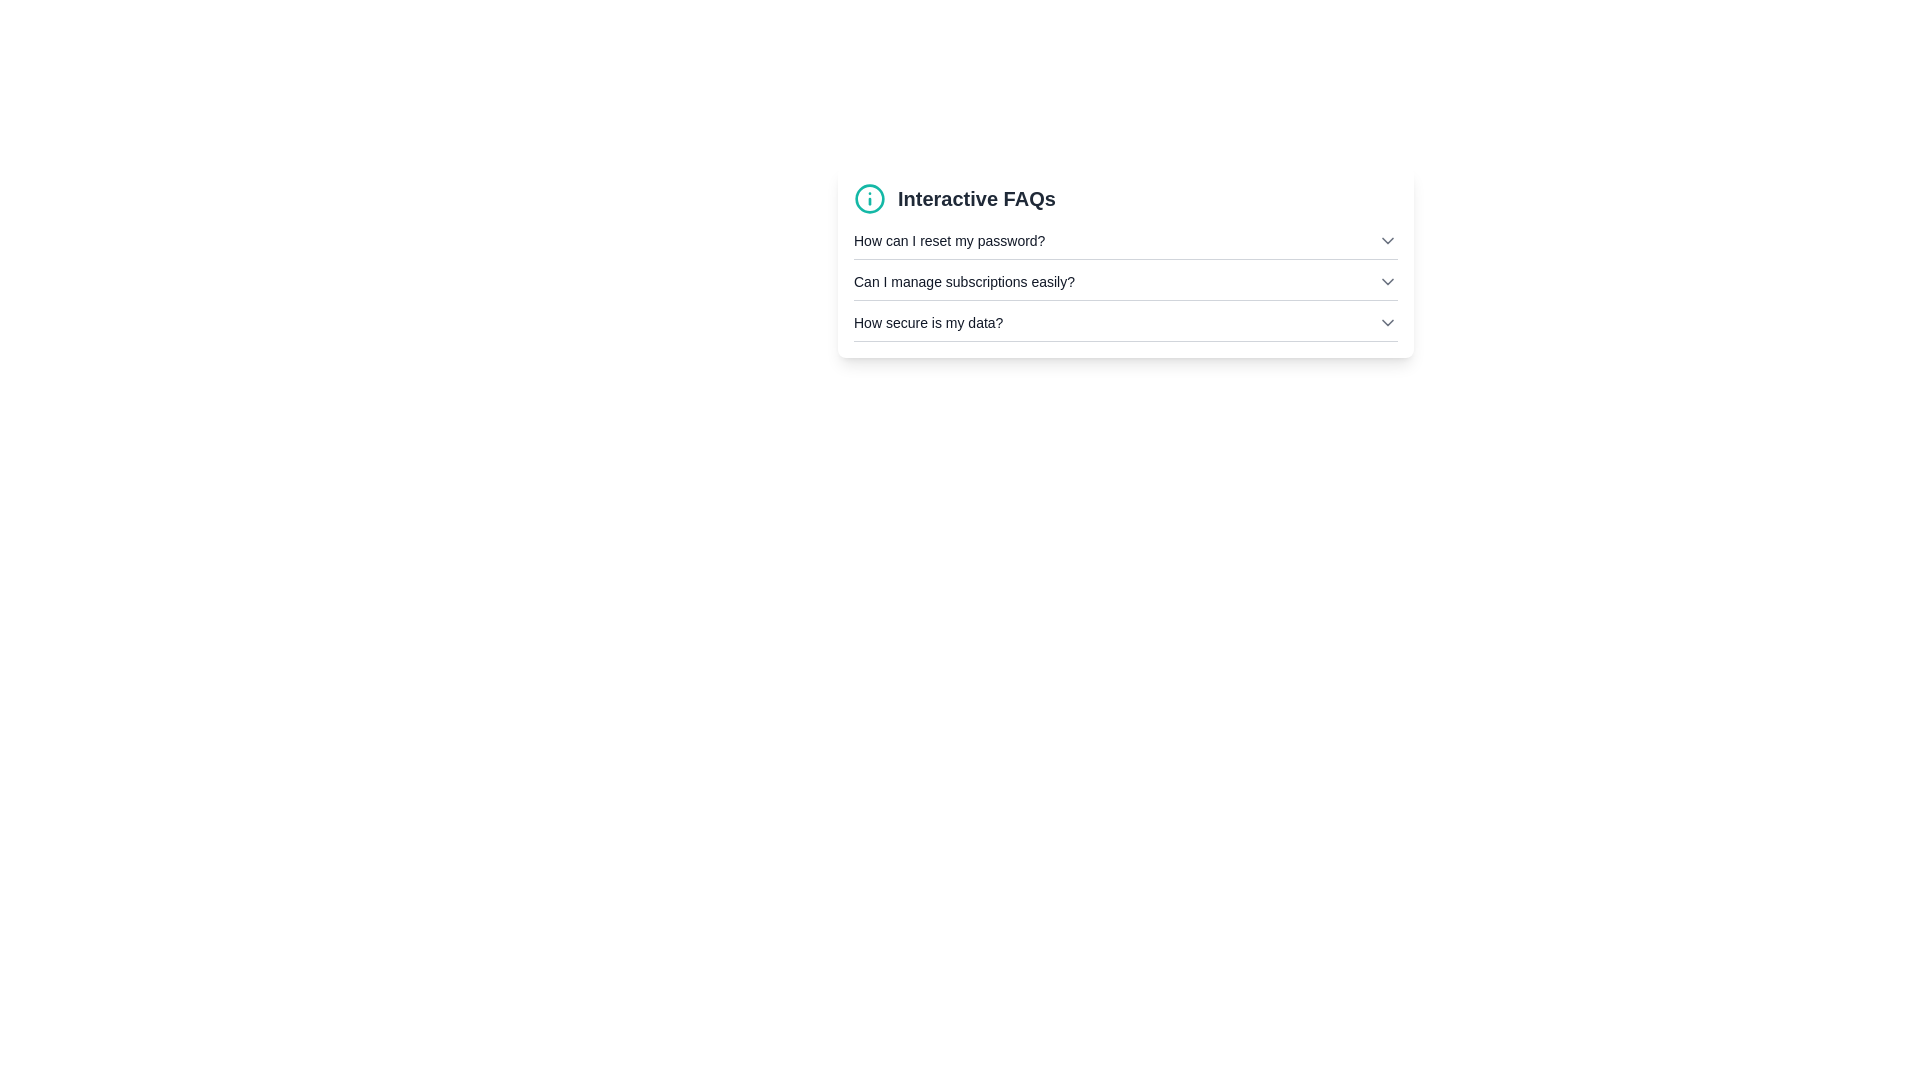  I want to click on the FAQ entry titled 'How secure is my data?', so click(1126, 326).